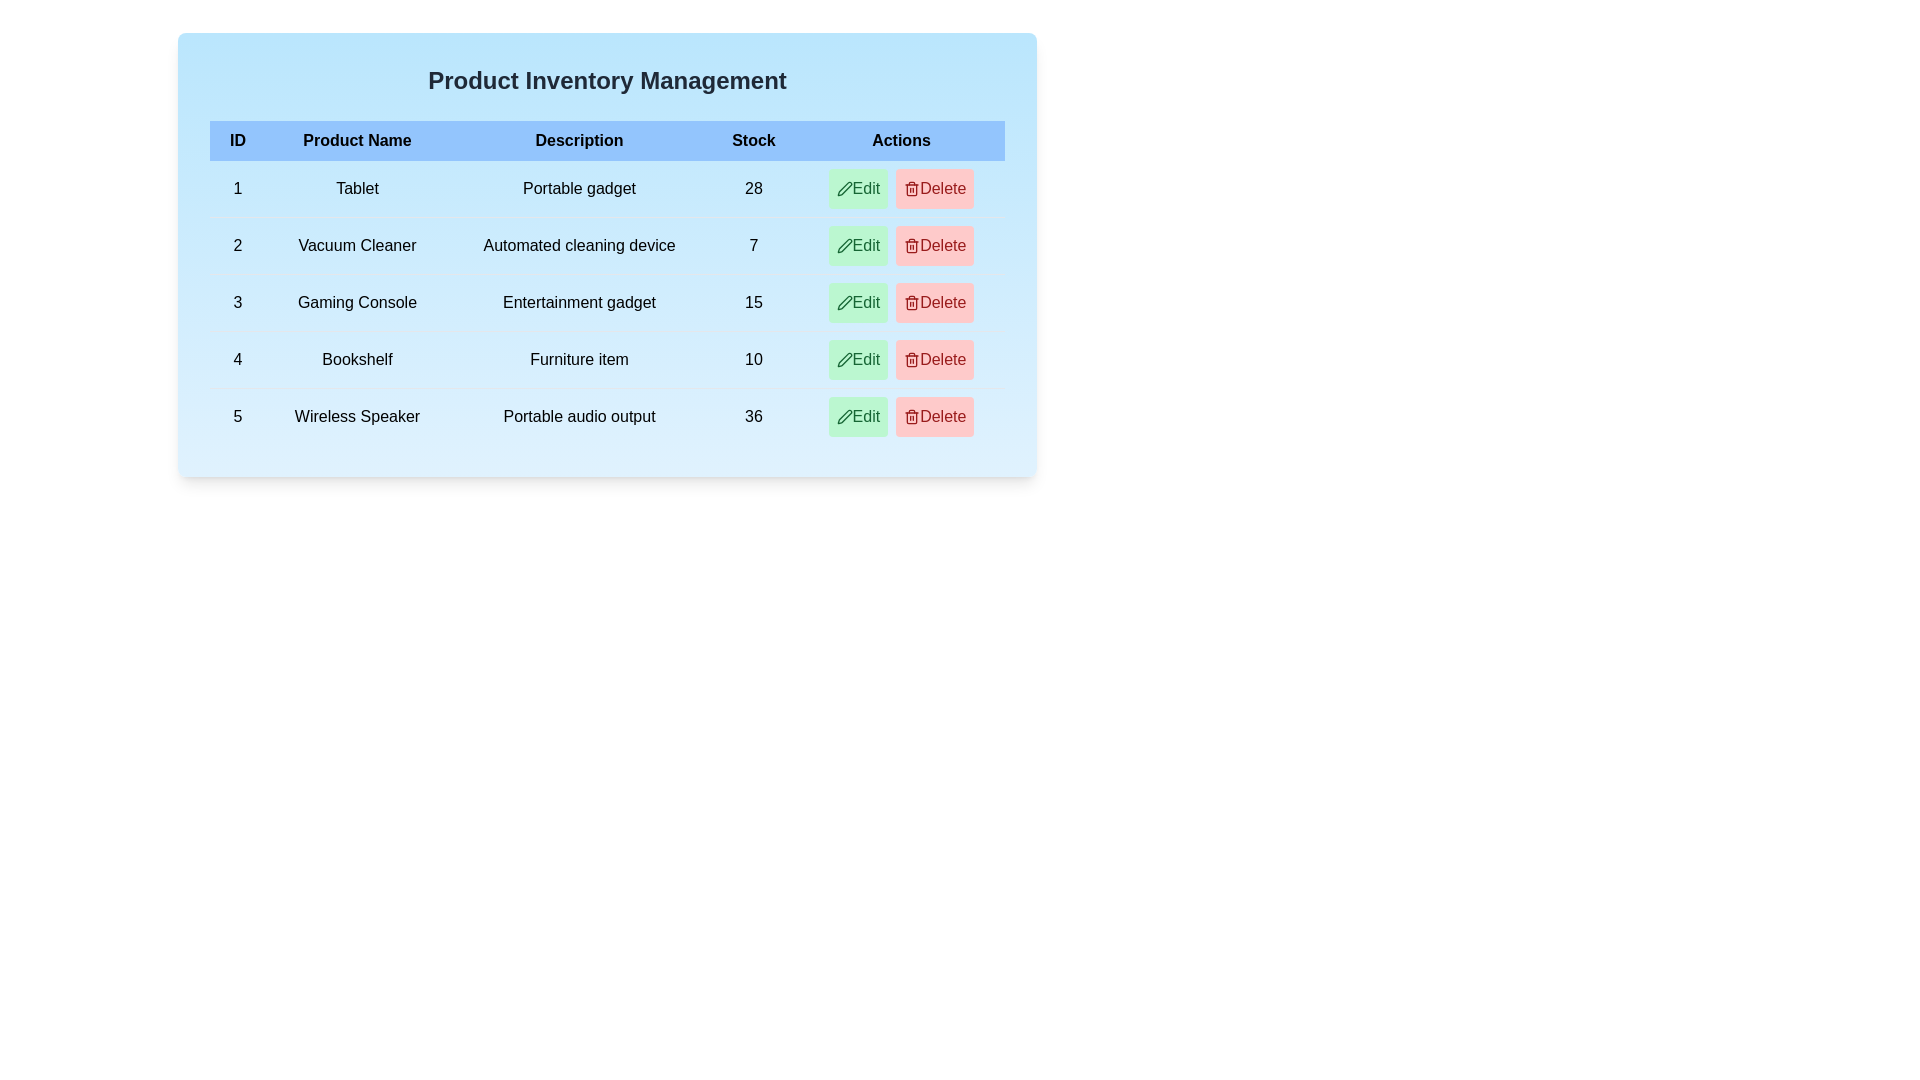 The height and width of the screenshot is (1080, 1920). What do you see at coordinates (752, 358) in the screenshot?
I see `the text label displaying the number '10' in bold black font, located in the 'Stock' column of the table, specifically within the fourth row for the 'Bookshelf' product` at bounding box center [752, 358].